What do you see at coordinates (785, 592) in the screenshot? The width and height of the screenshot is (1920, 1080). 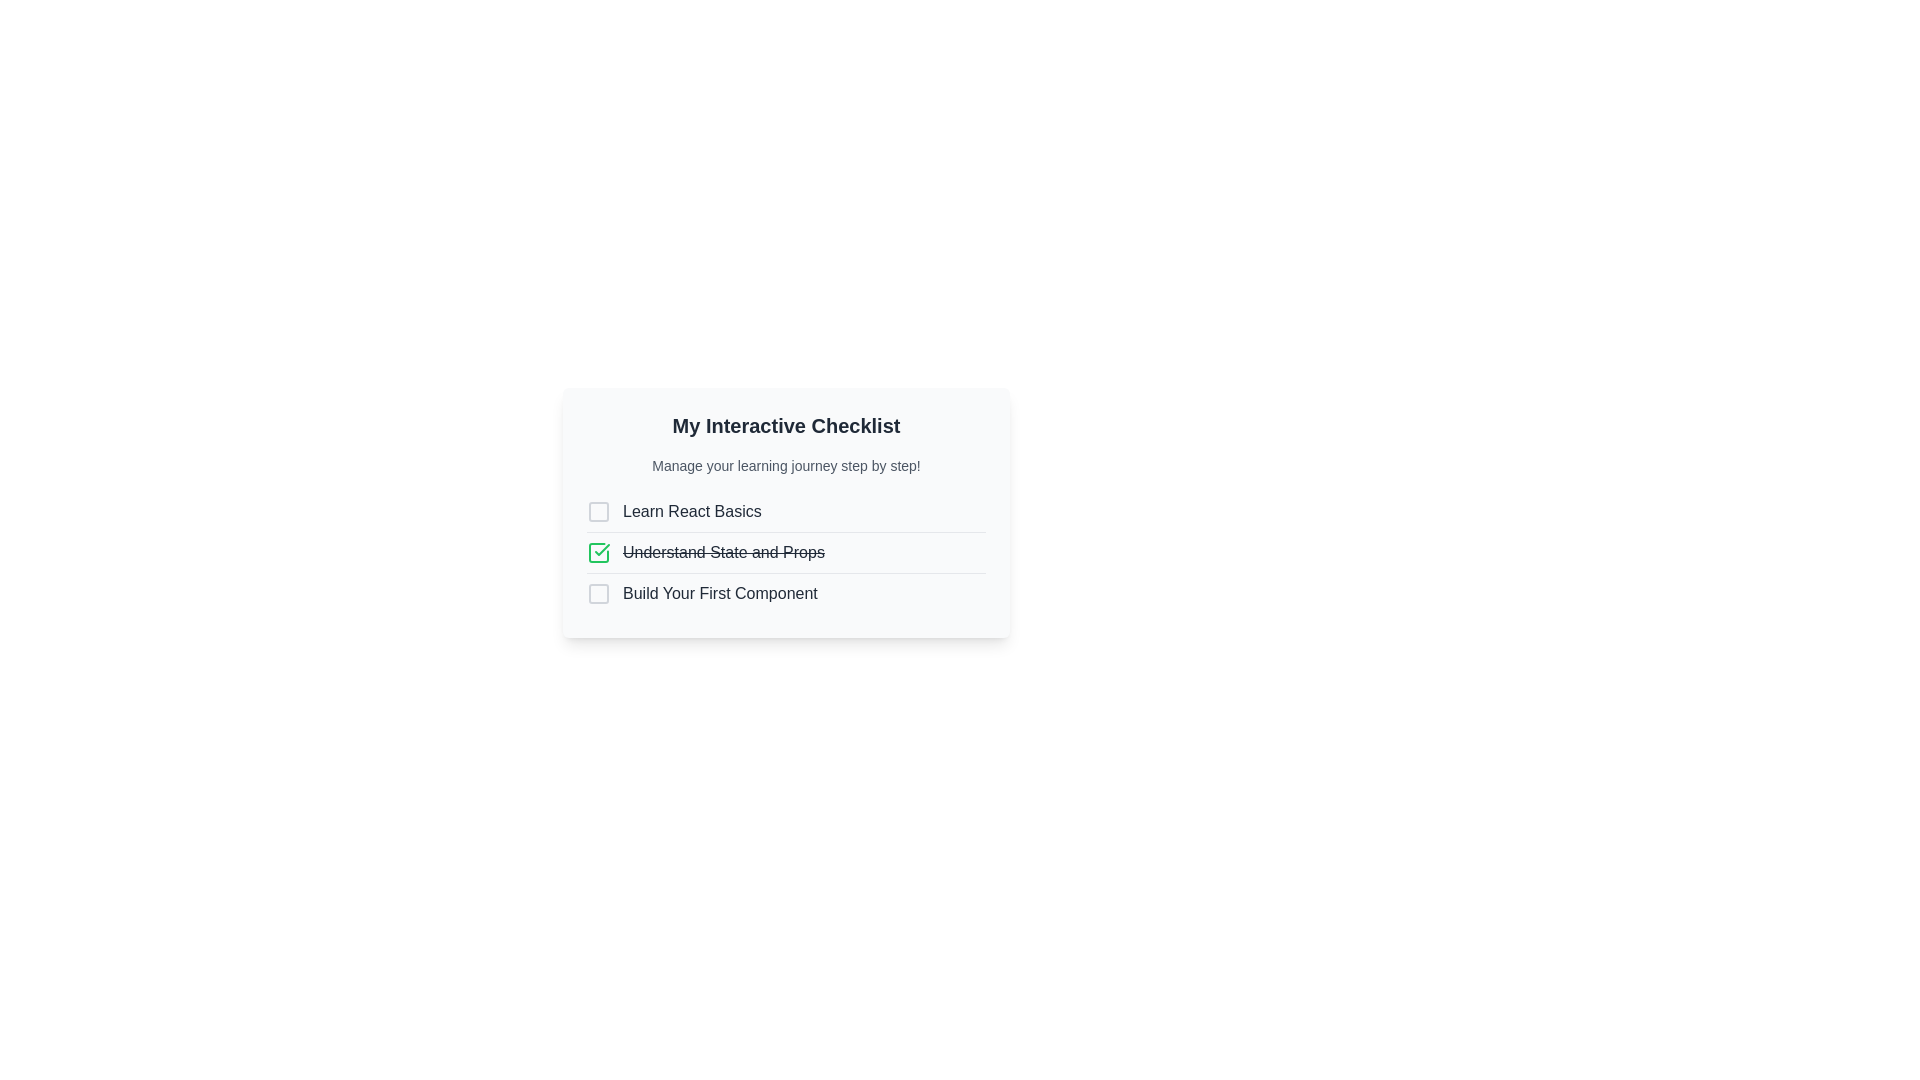 I see `associated text of the checklist item labeled 'Build Your First Component', which is the third item in the checklist, located below 'Understand State and Props'` at bounding box center [785, 592].